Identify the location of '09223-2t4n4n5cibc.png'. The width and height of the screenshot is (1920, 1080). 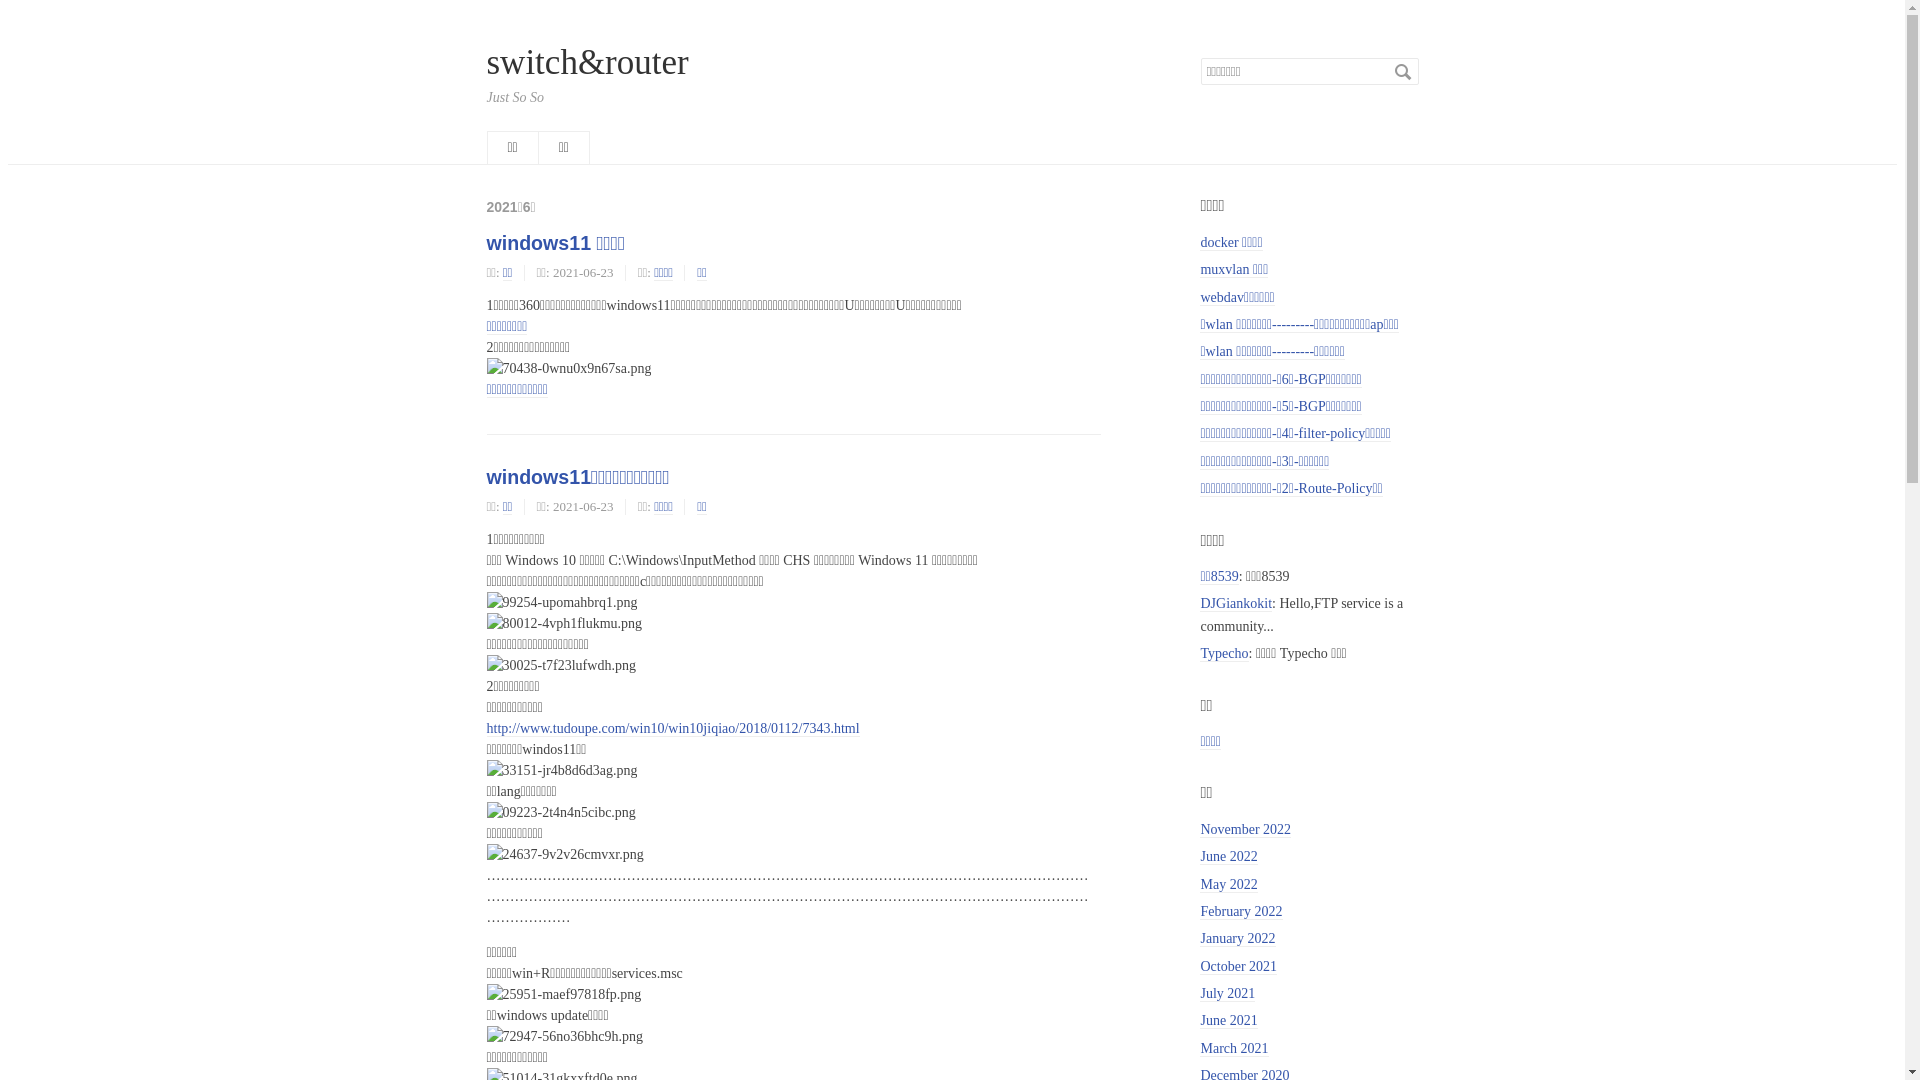
(560, 812).